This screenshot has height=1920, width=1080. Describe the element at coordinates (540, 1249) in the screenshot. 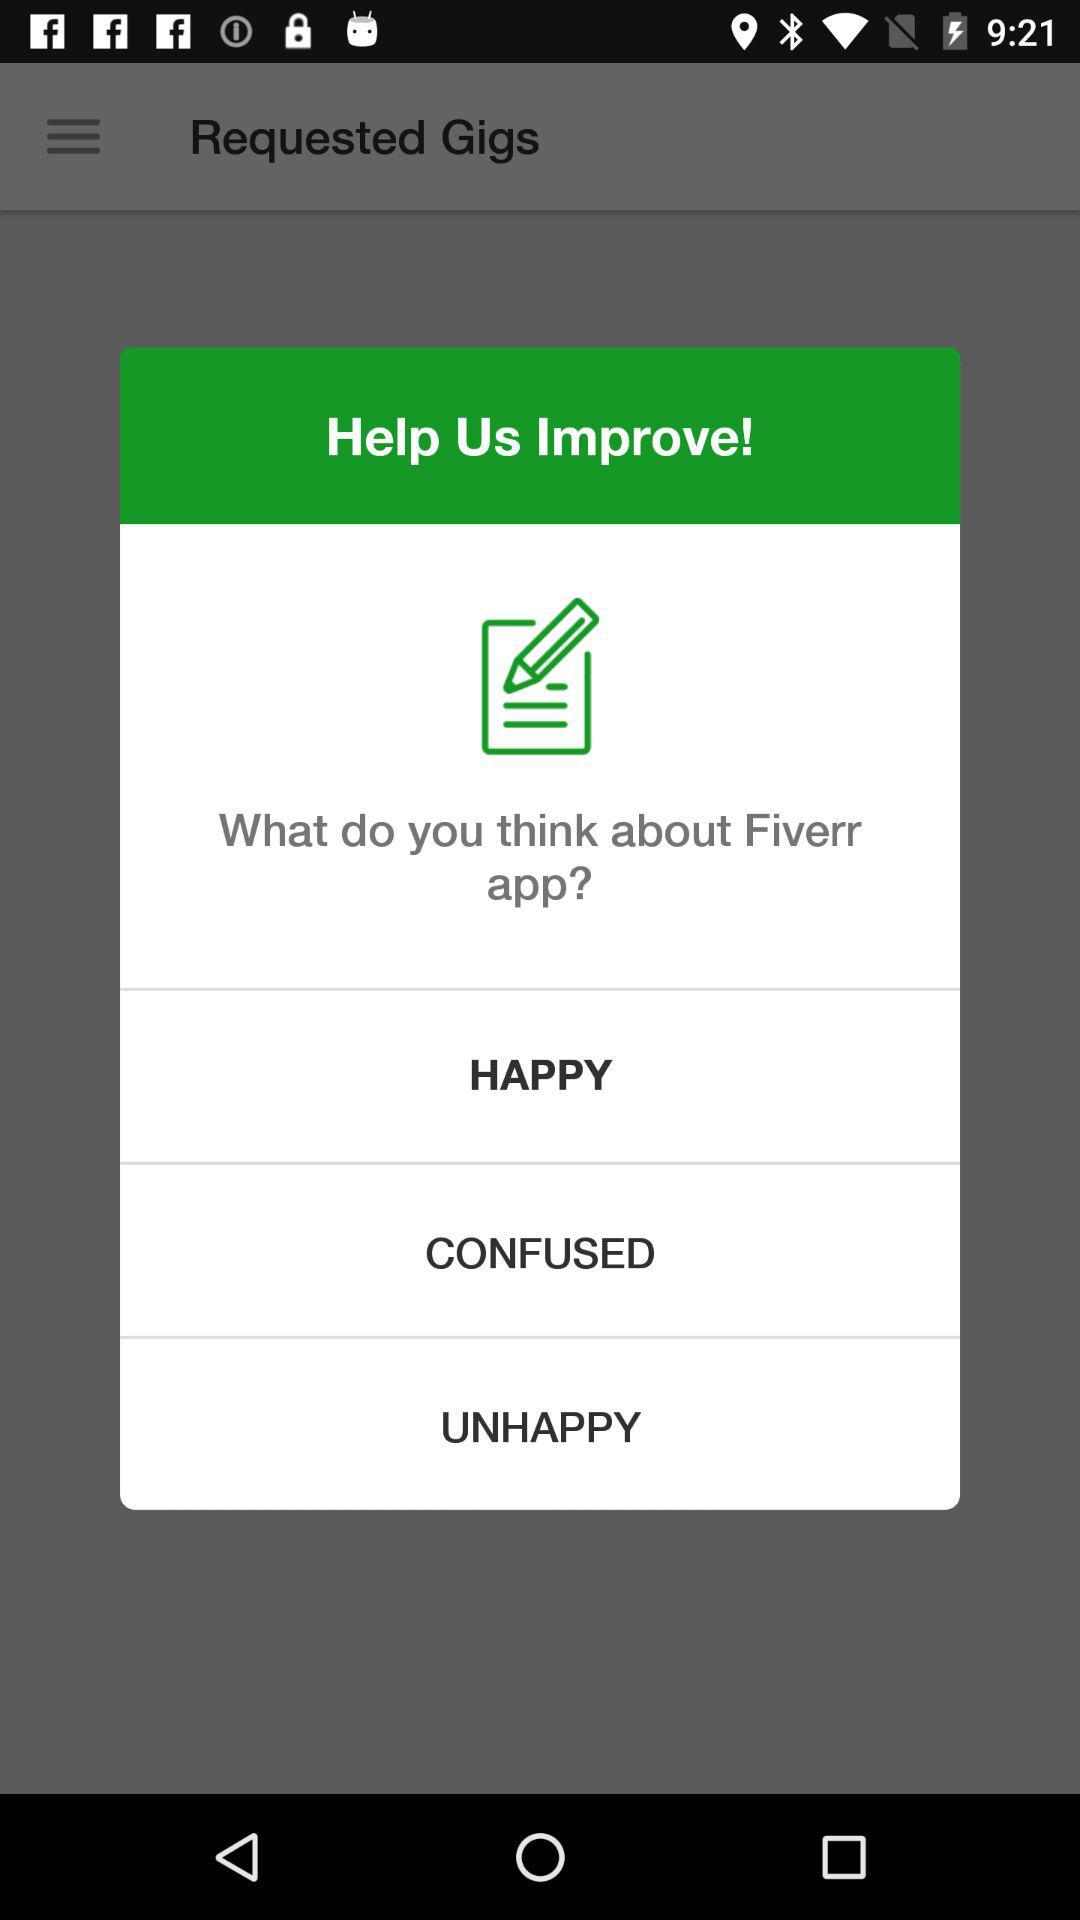

I see `confused icon` at that location.